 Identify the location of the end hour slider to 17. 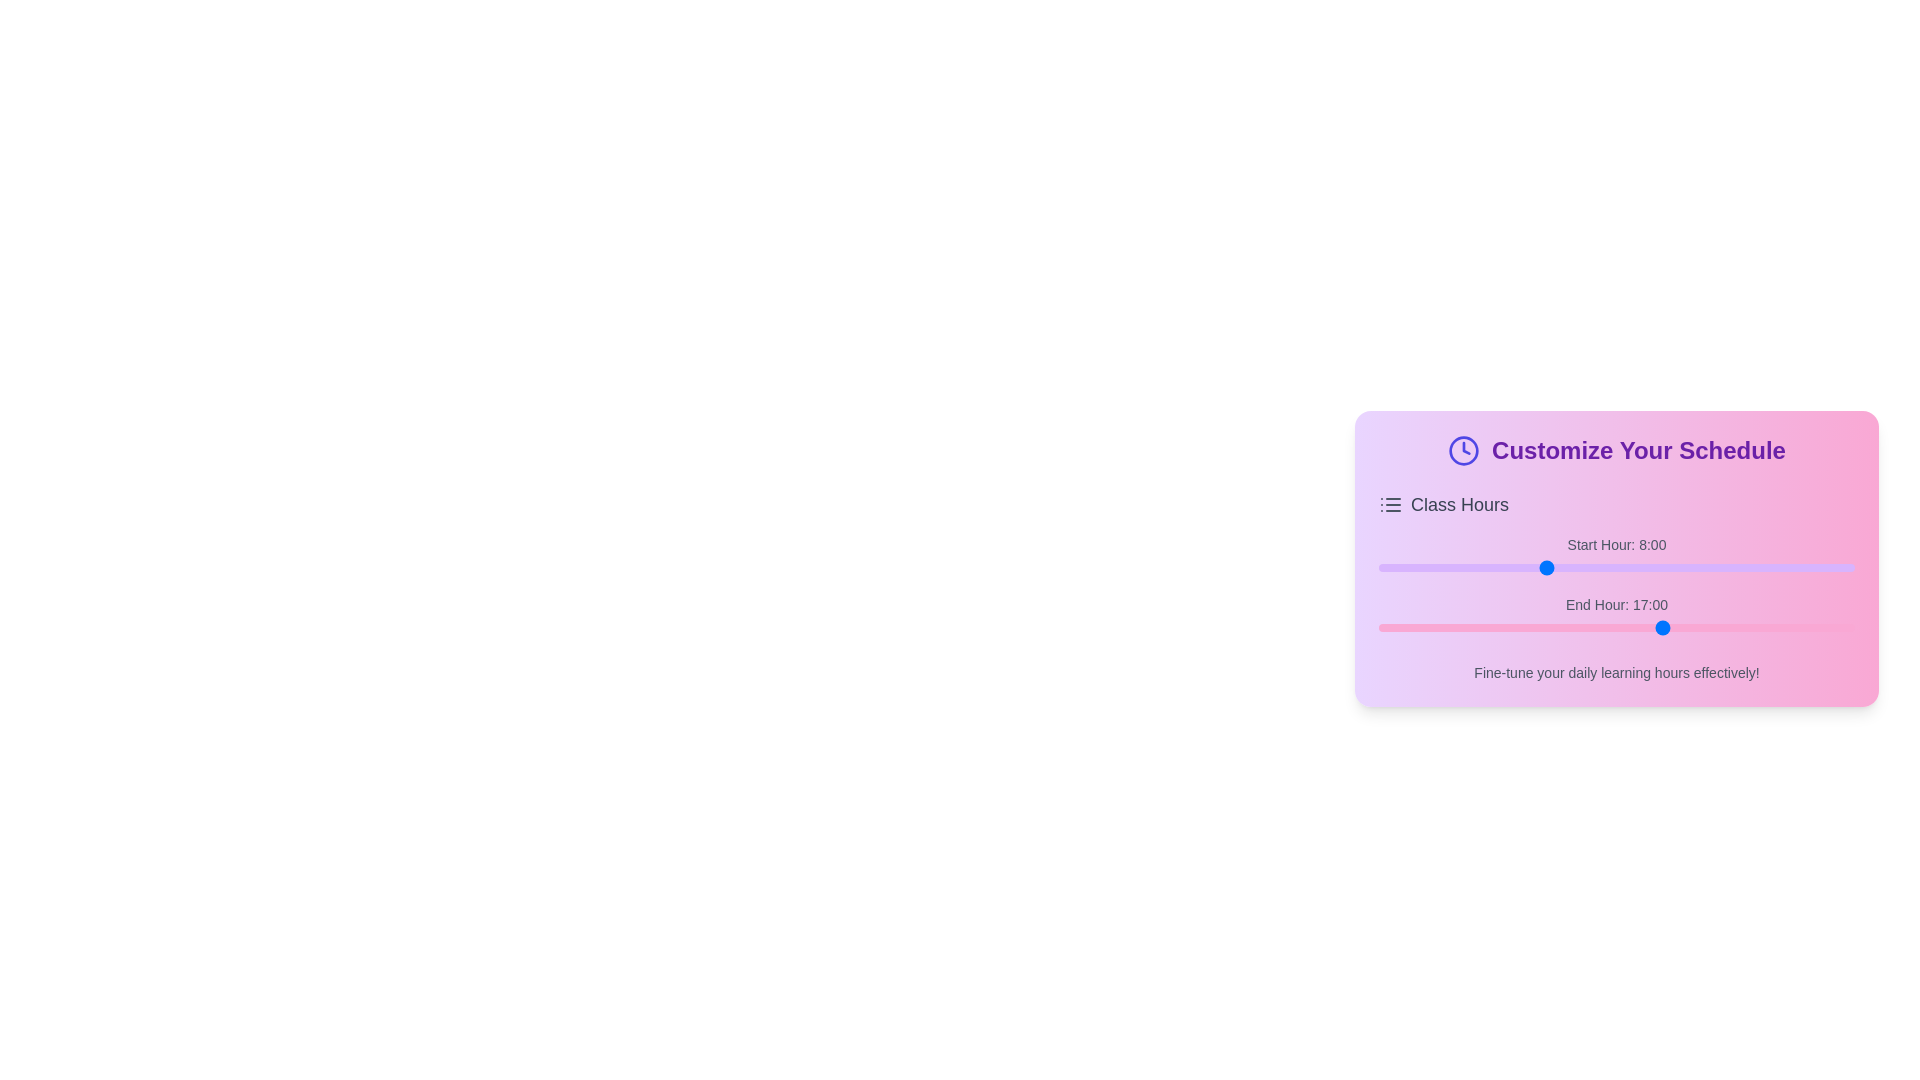
(1664, 627).